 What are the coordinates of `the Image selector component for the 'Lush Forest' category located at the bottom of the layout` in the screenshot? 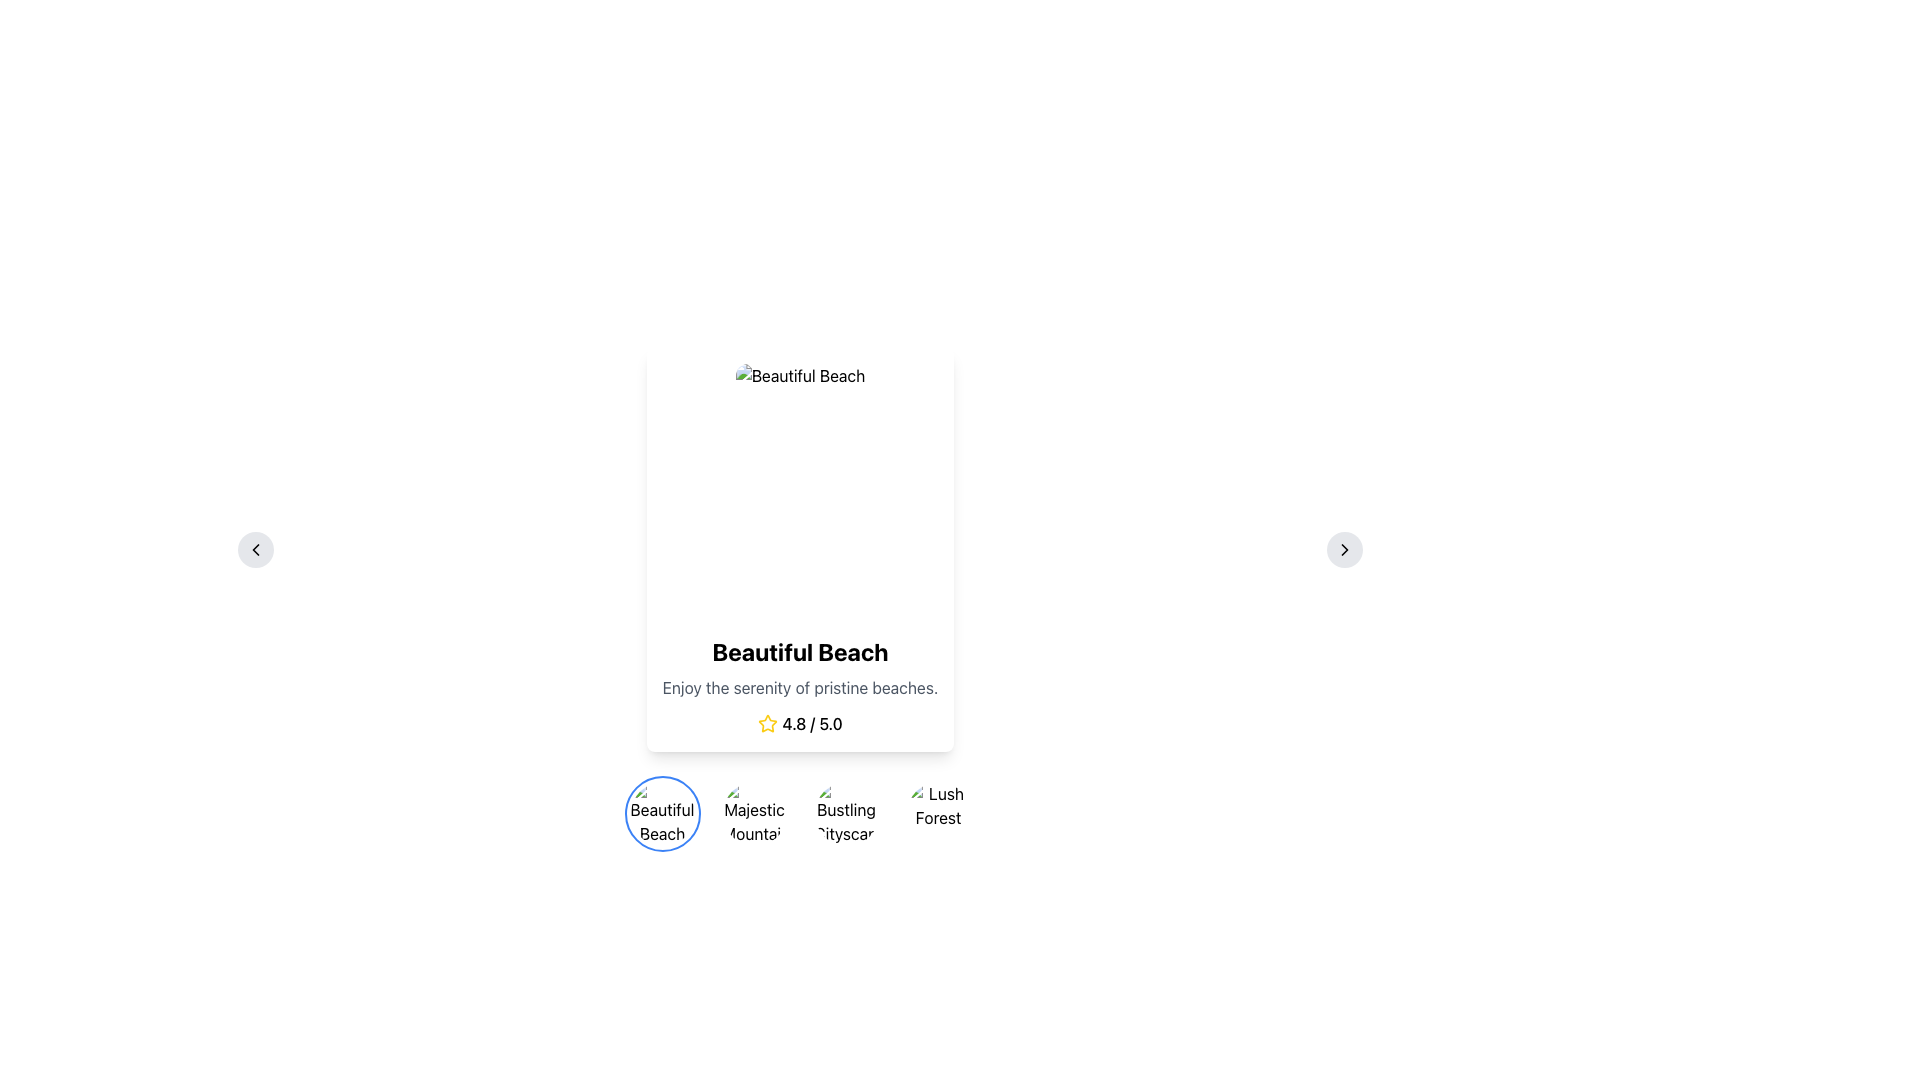 It's located at (937, 813).